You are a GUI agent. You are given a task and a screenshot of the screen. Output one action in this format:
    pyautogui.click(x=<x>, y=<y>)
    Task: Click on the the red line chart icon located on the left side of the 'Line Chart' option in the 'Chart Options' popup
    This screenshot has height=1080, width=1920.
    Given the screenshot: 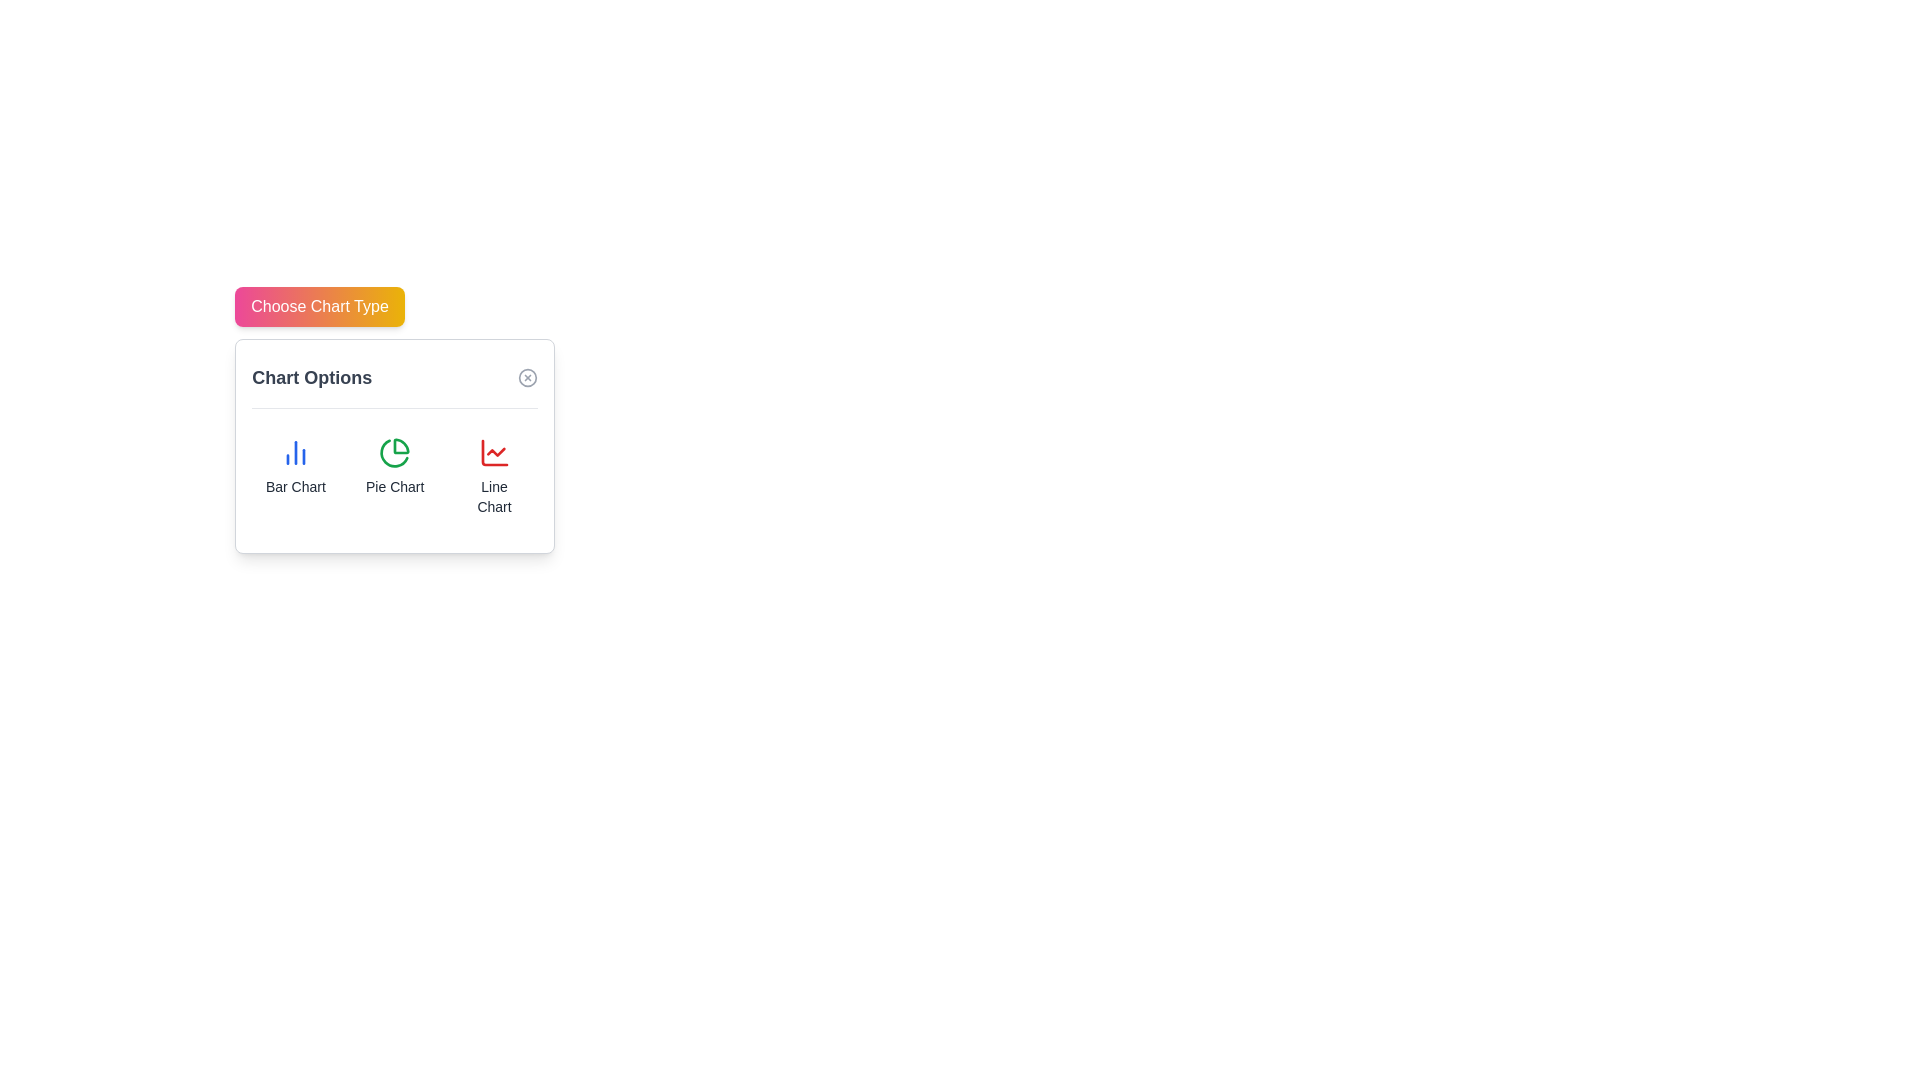 What is the action you would take?
    pyautogui.click(x=494, y=452)
    